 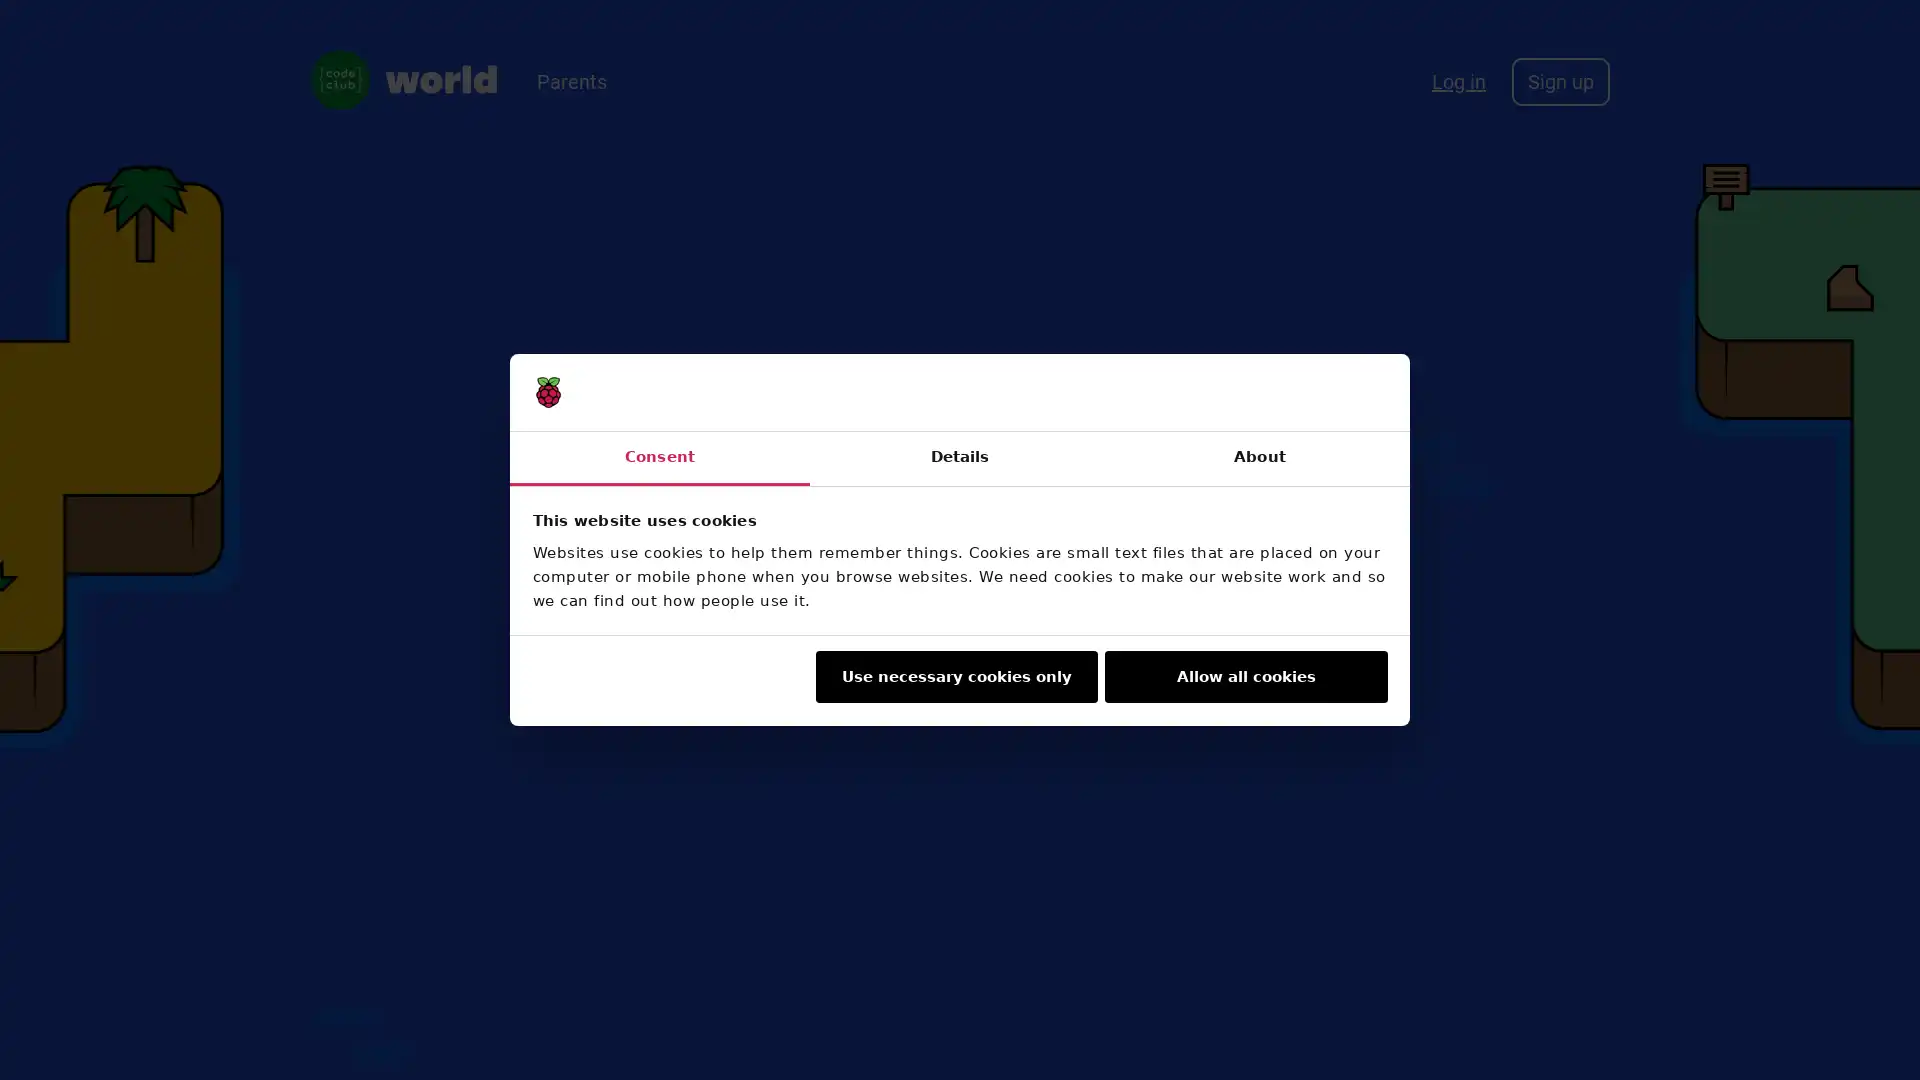 I want to click on Use necessary cookies only, so click(x=954, y=676).